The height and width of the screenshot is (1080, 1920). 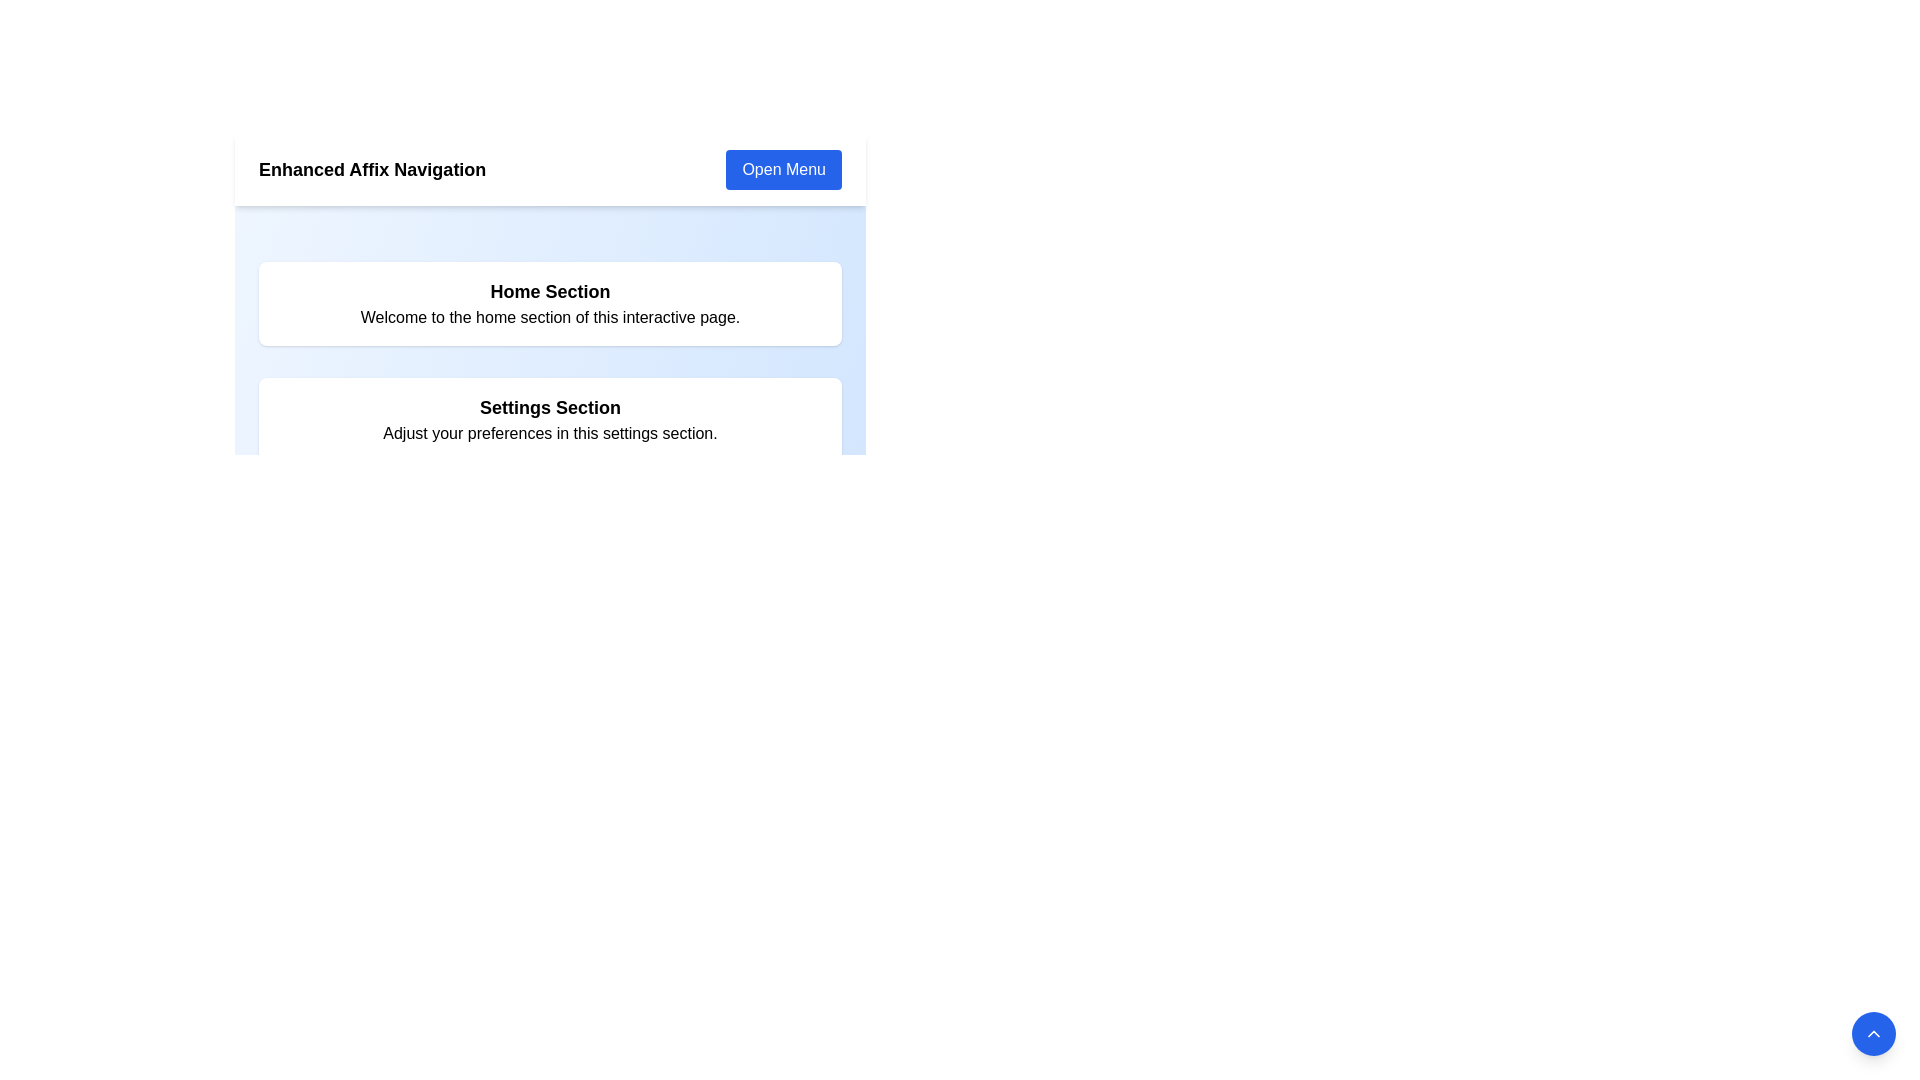 What do you see at coordinates (550, 292) in the screenshot?
I see `the interactive 'Home Section' header text, which serves as the title for the content below` at bounding box center [550, 292].